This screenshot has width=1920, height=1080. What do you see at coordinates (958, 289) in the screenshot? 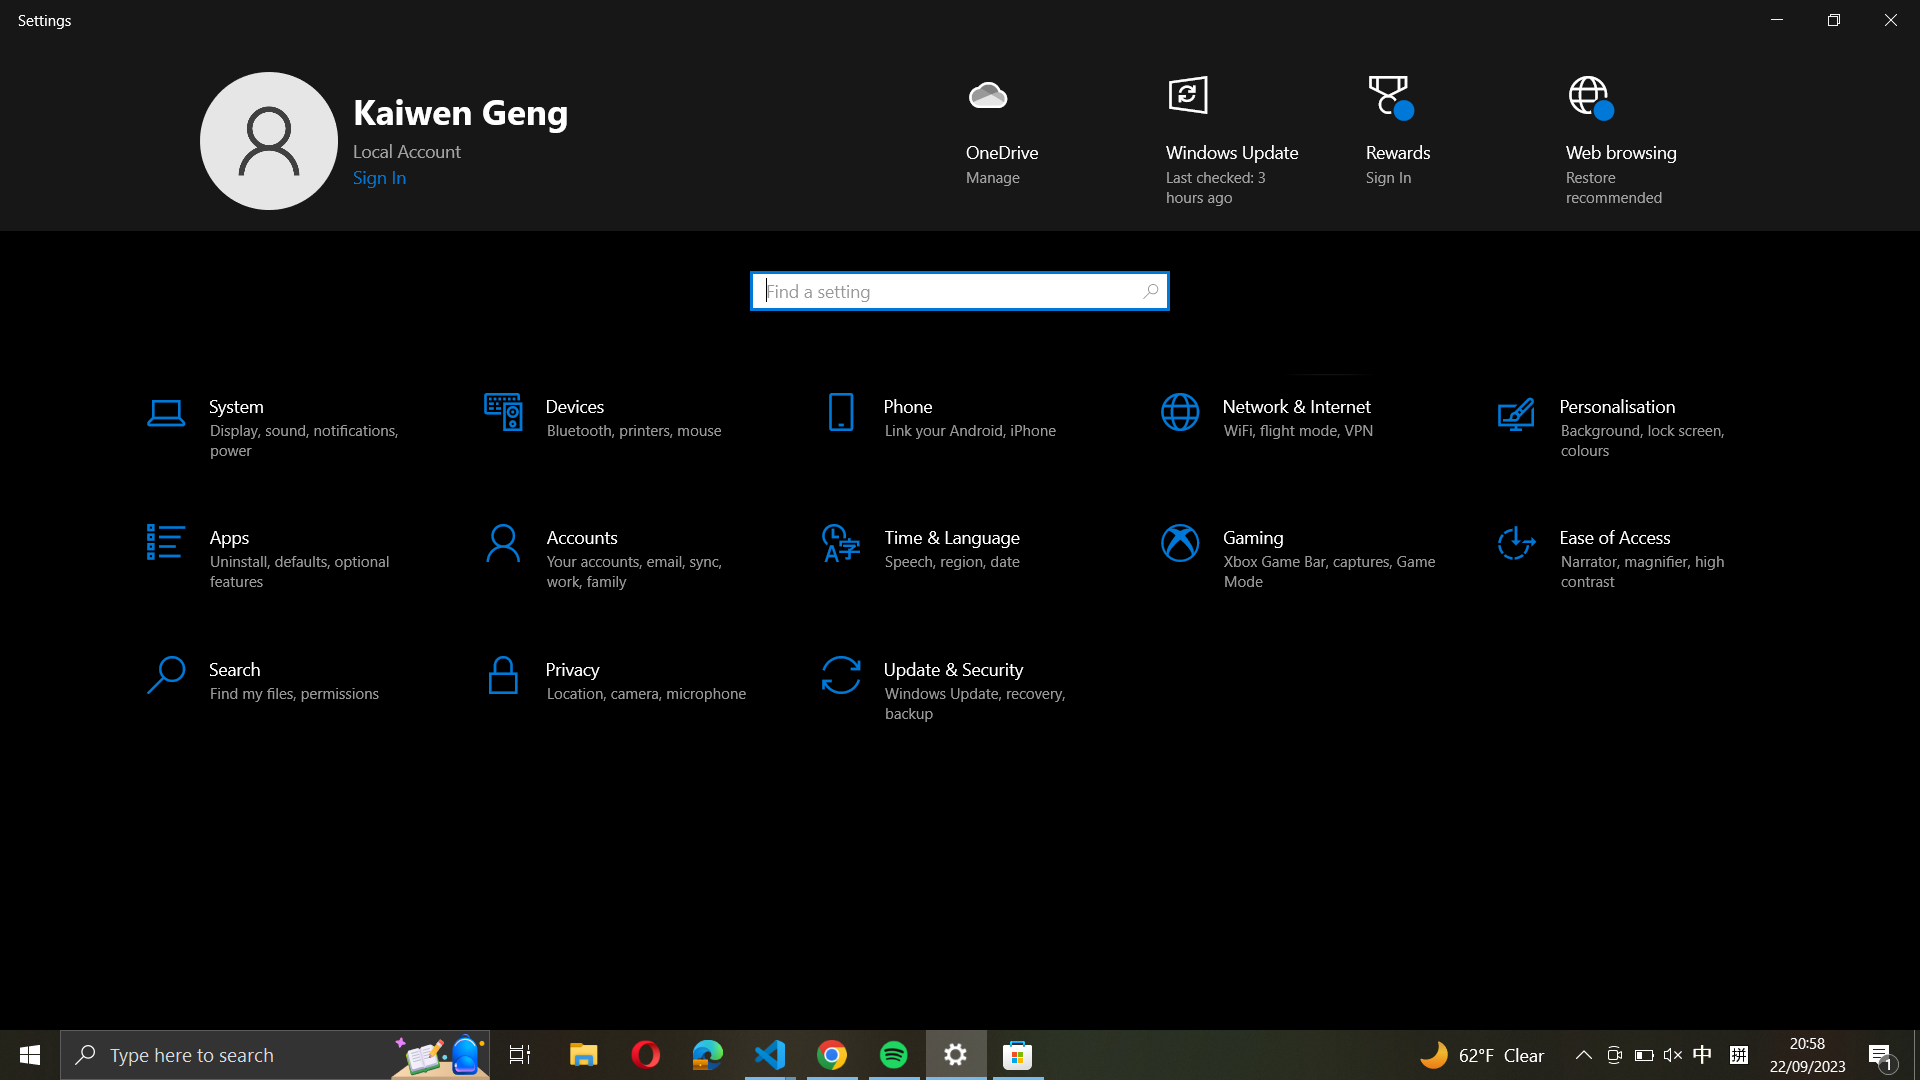
I see `Search "Windows Hello" and select the first option in the drop down list by key board commands "down press" and "enter` at bounding box center [958, 289].